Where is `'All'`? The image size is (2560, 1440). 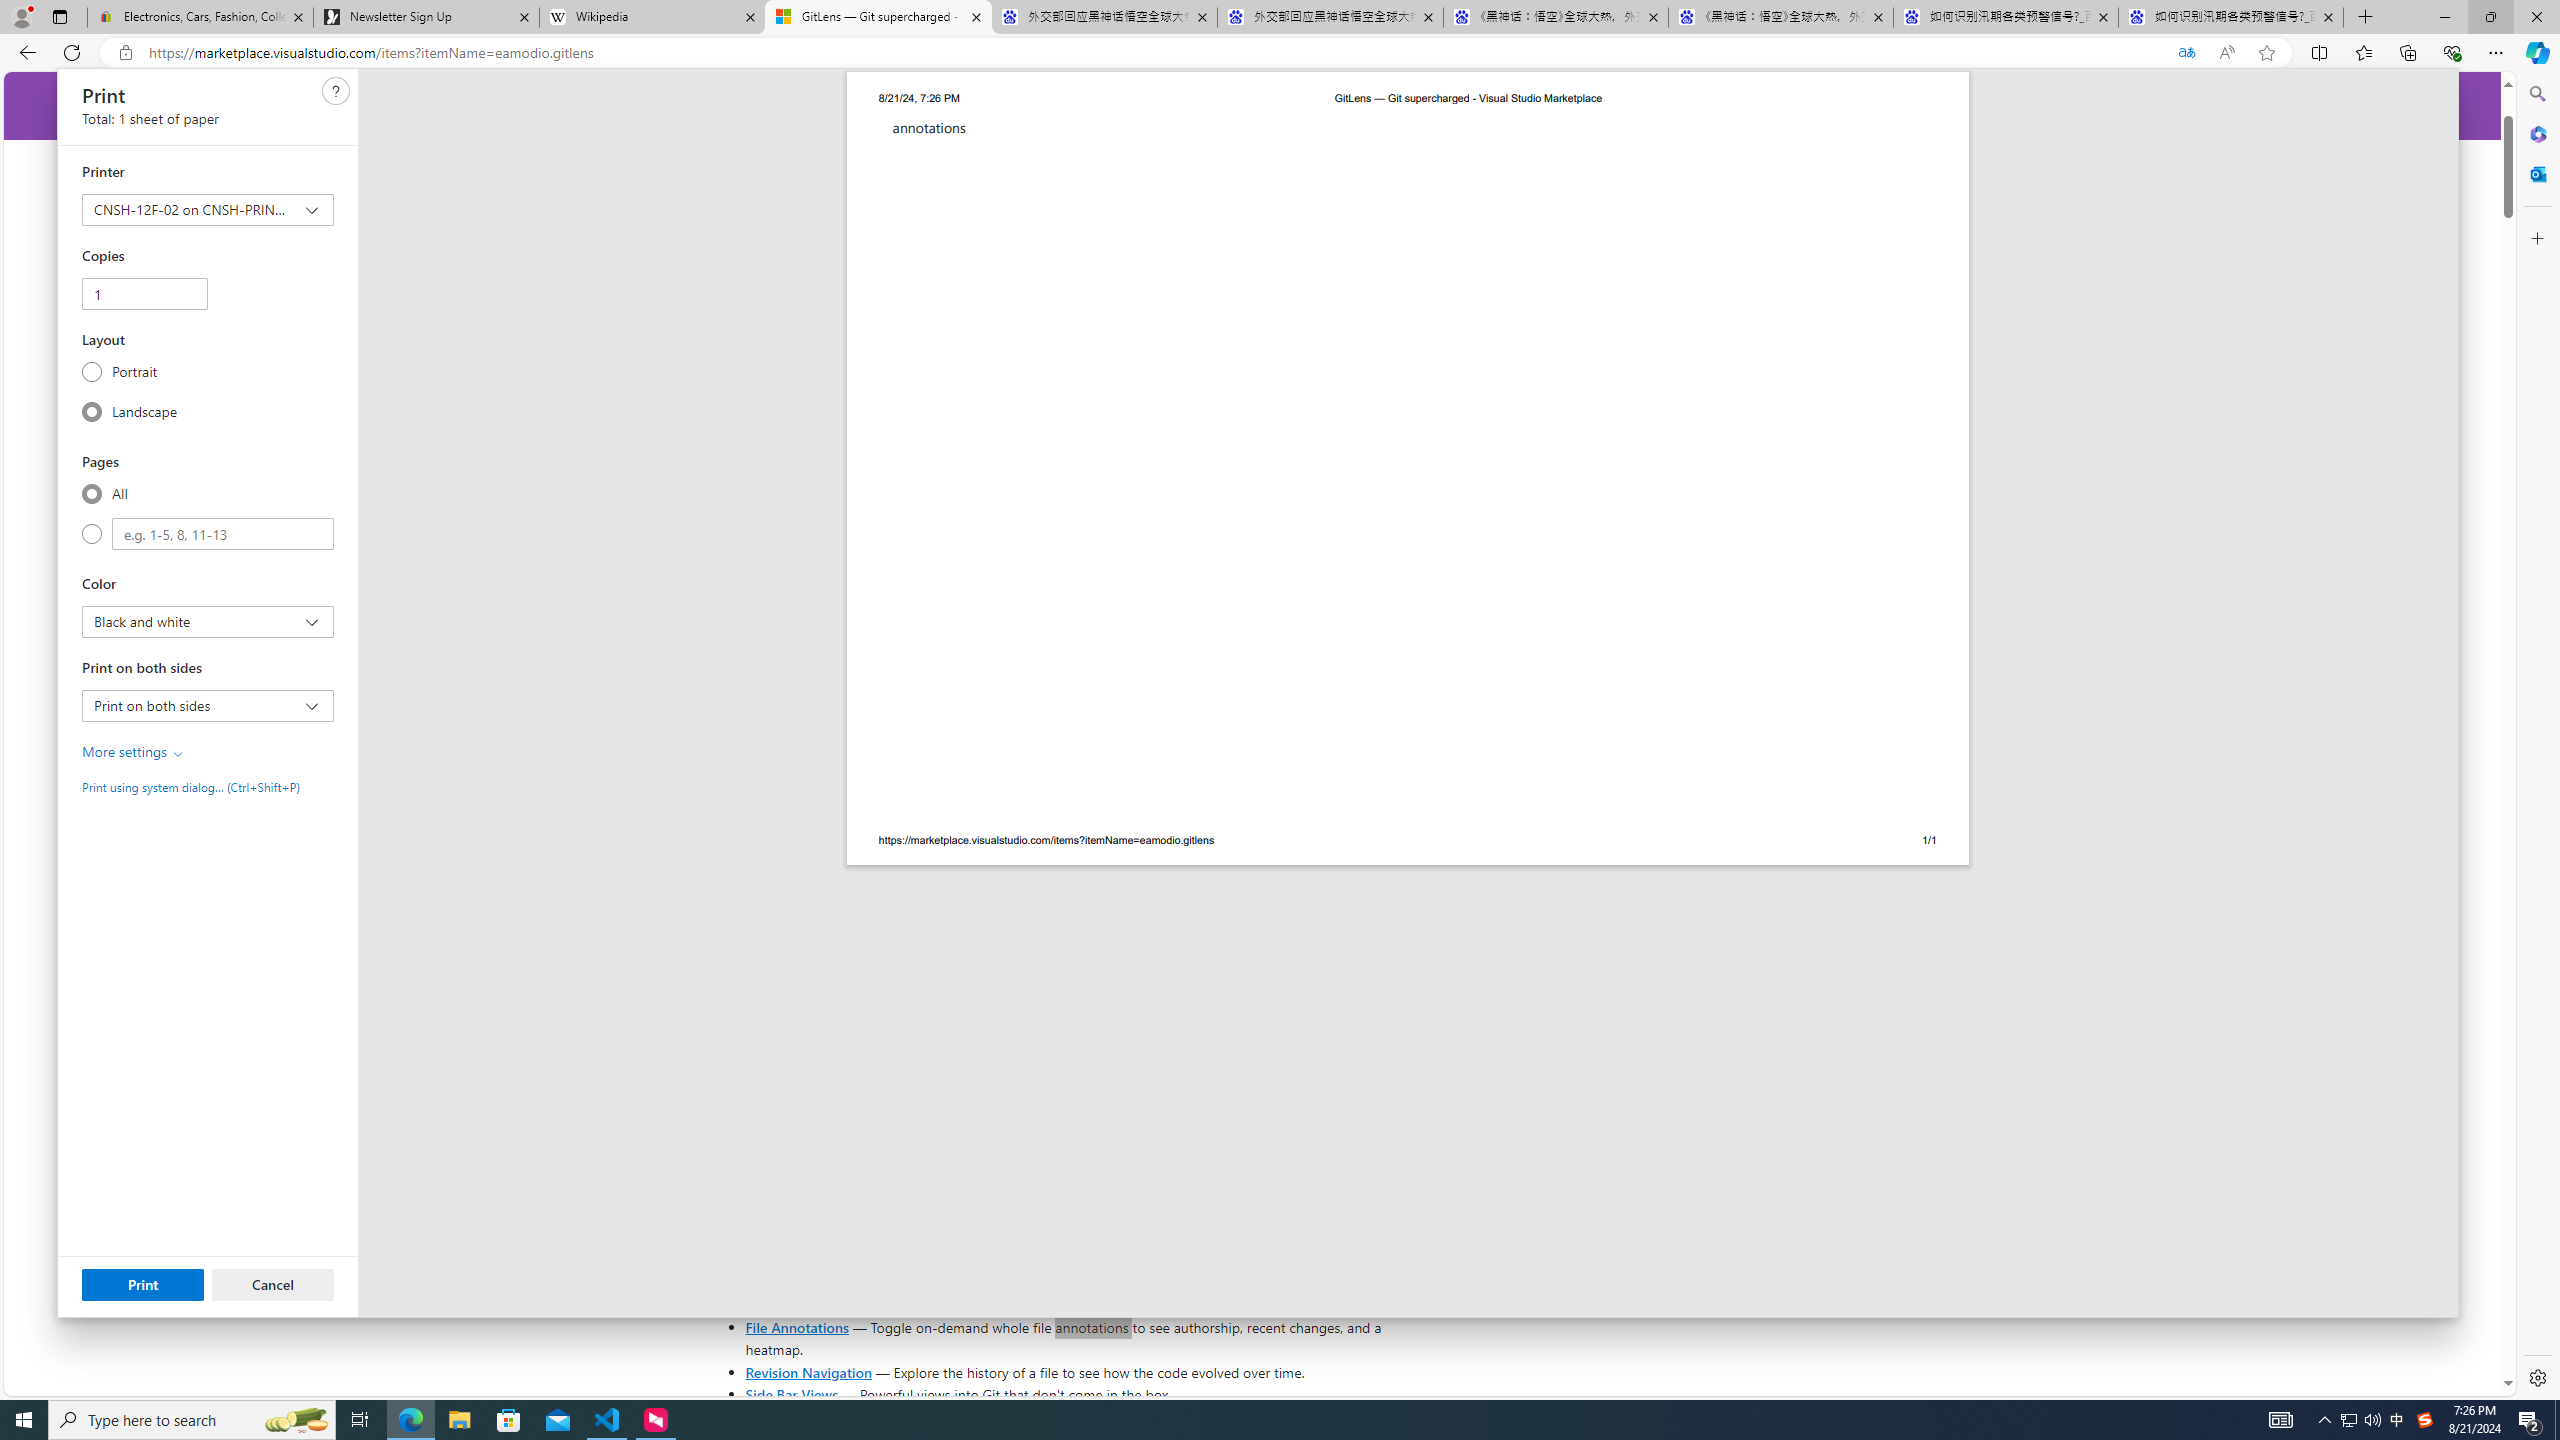 'All' is located at coordinates (91, 493).